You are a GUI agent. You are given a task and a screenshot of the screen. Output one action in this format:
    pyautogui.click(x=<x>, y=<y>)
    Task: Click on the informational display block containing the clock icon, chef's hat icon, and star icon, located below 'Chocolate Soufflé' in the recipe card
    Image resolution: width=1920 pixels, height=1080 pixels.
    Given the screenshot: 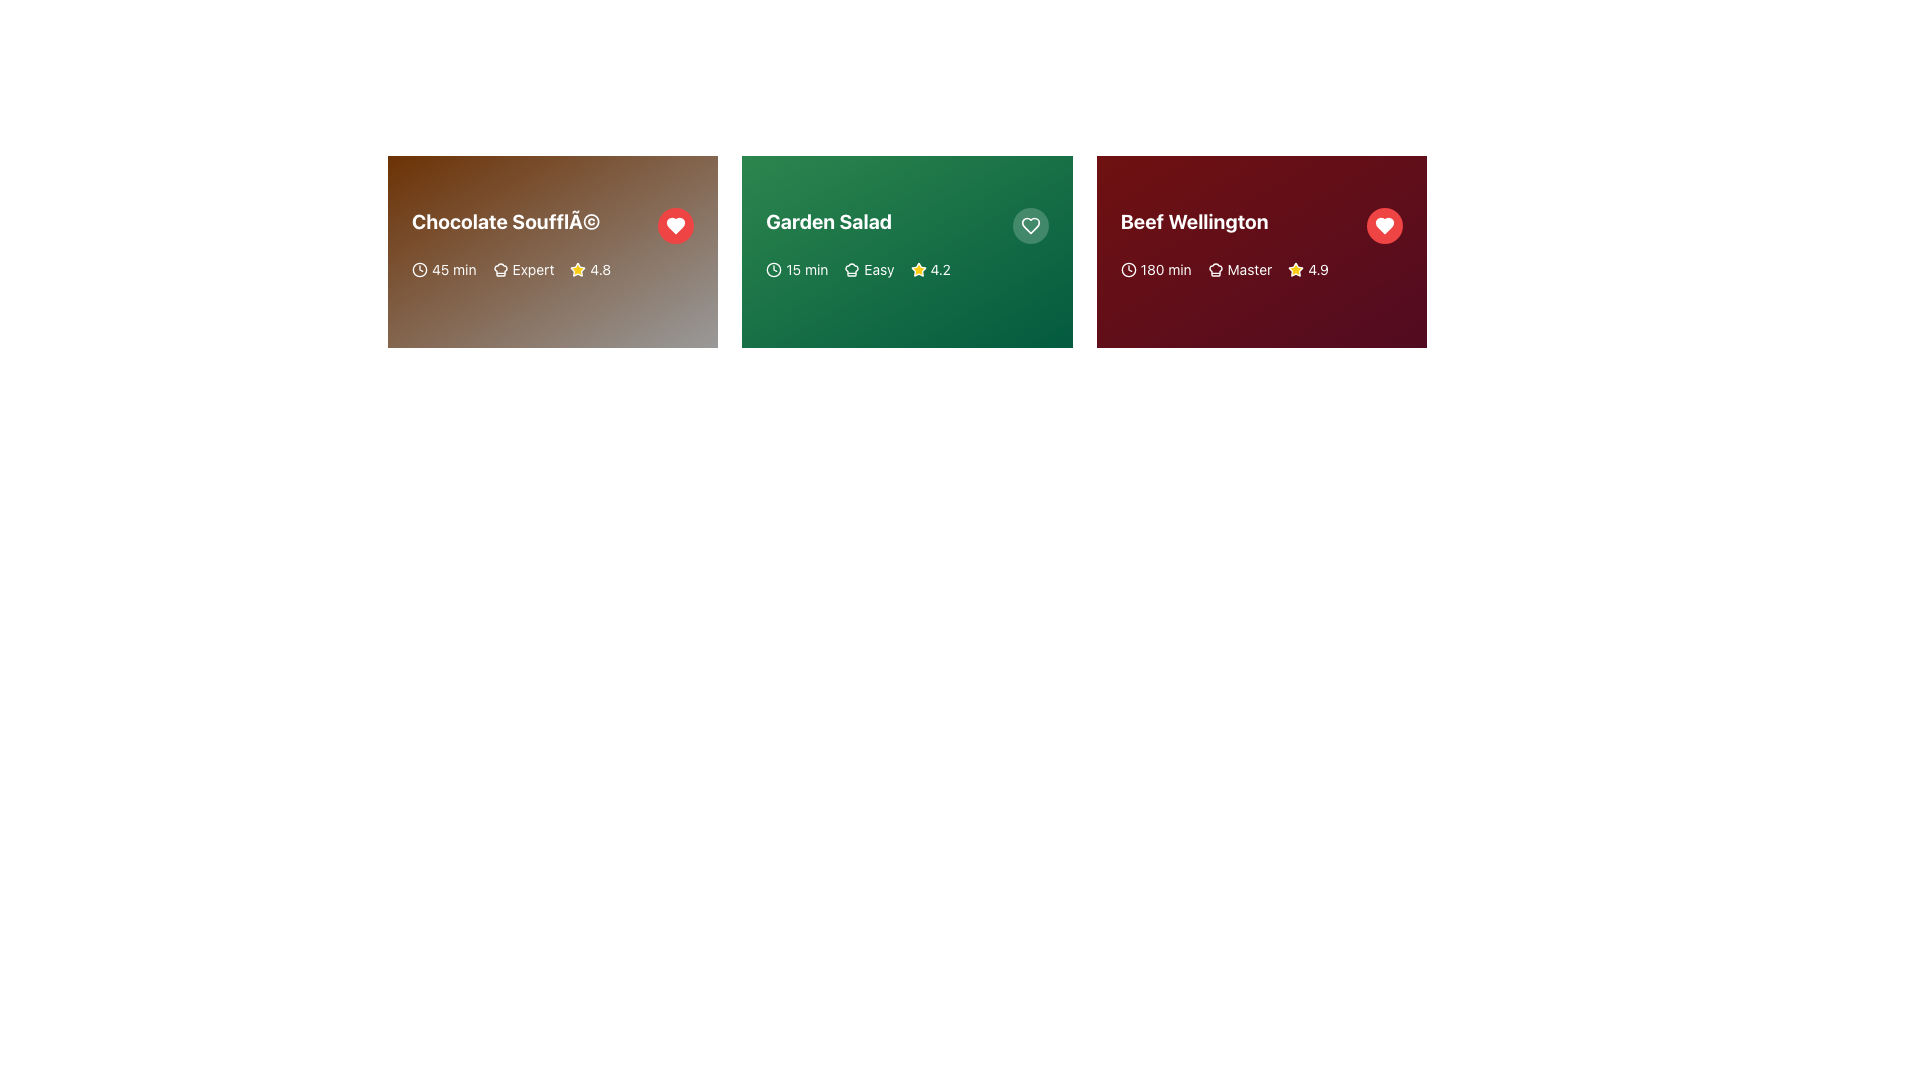 What is the action you would take?
    pyautogui.click(x=553, y=270)
    